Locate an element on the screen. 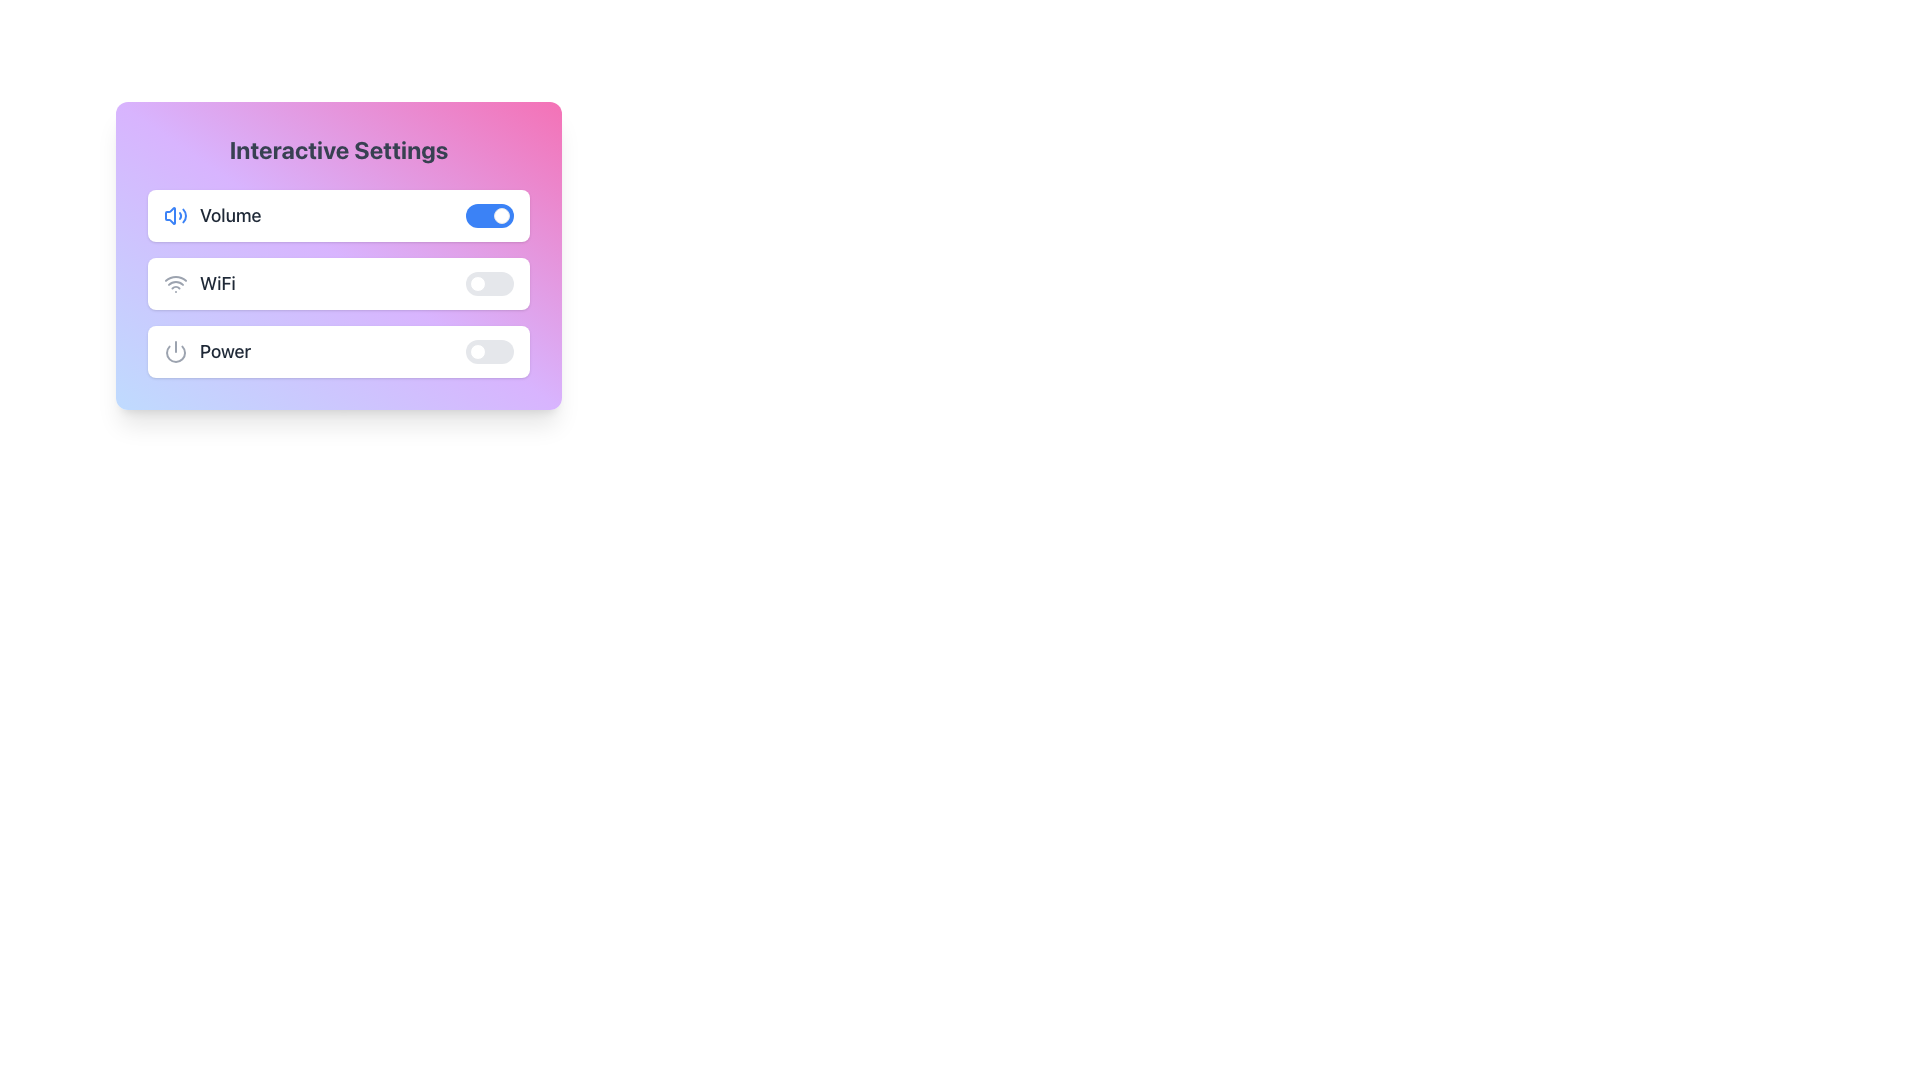 Image resolution: width=1920 pixels, height=1080 pixels. the volume control icon located to the left of the 'Volume' label within the 'Interactive Settings' card is located at coordinates (176, 216).